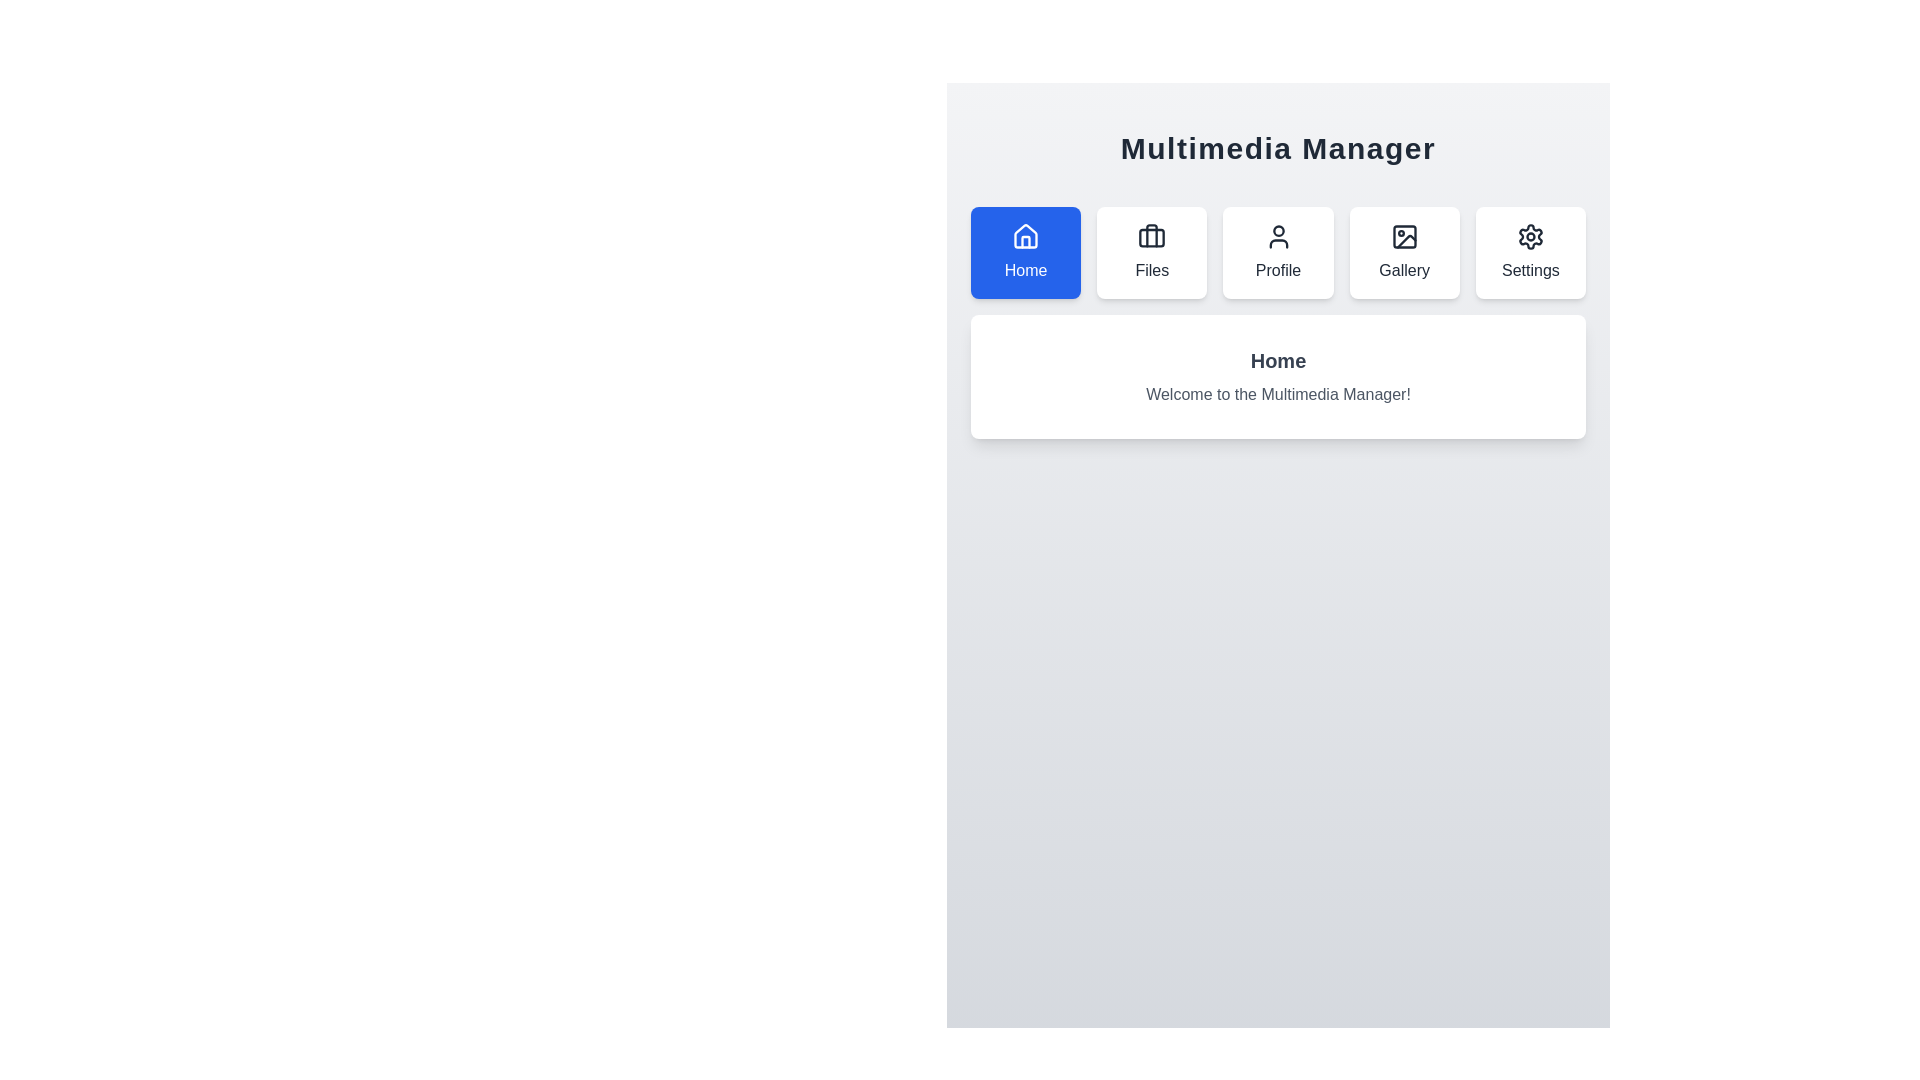 The image size is (1920, 1080). Describe the element at coordinates (1529, 252) in the screenshot. I see `the 'Settings' button with a cogwheel icon located at the far right of the navigation bar to observe its hover effects` at that location.